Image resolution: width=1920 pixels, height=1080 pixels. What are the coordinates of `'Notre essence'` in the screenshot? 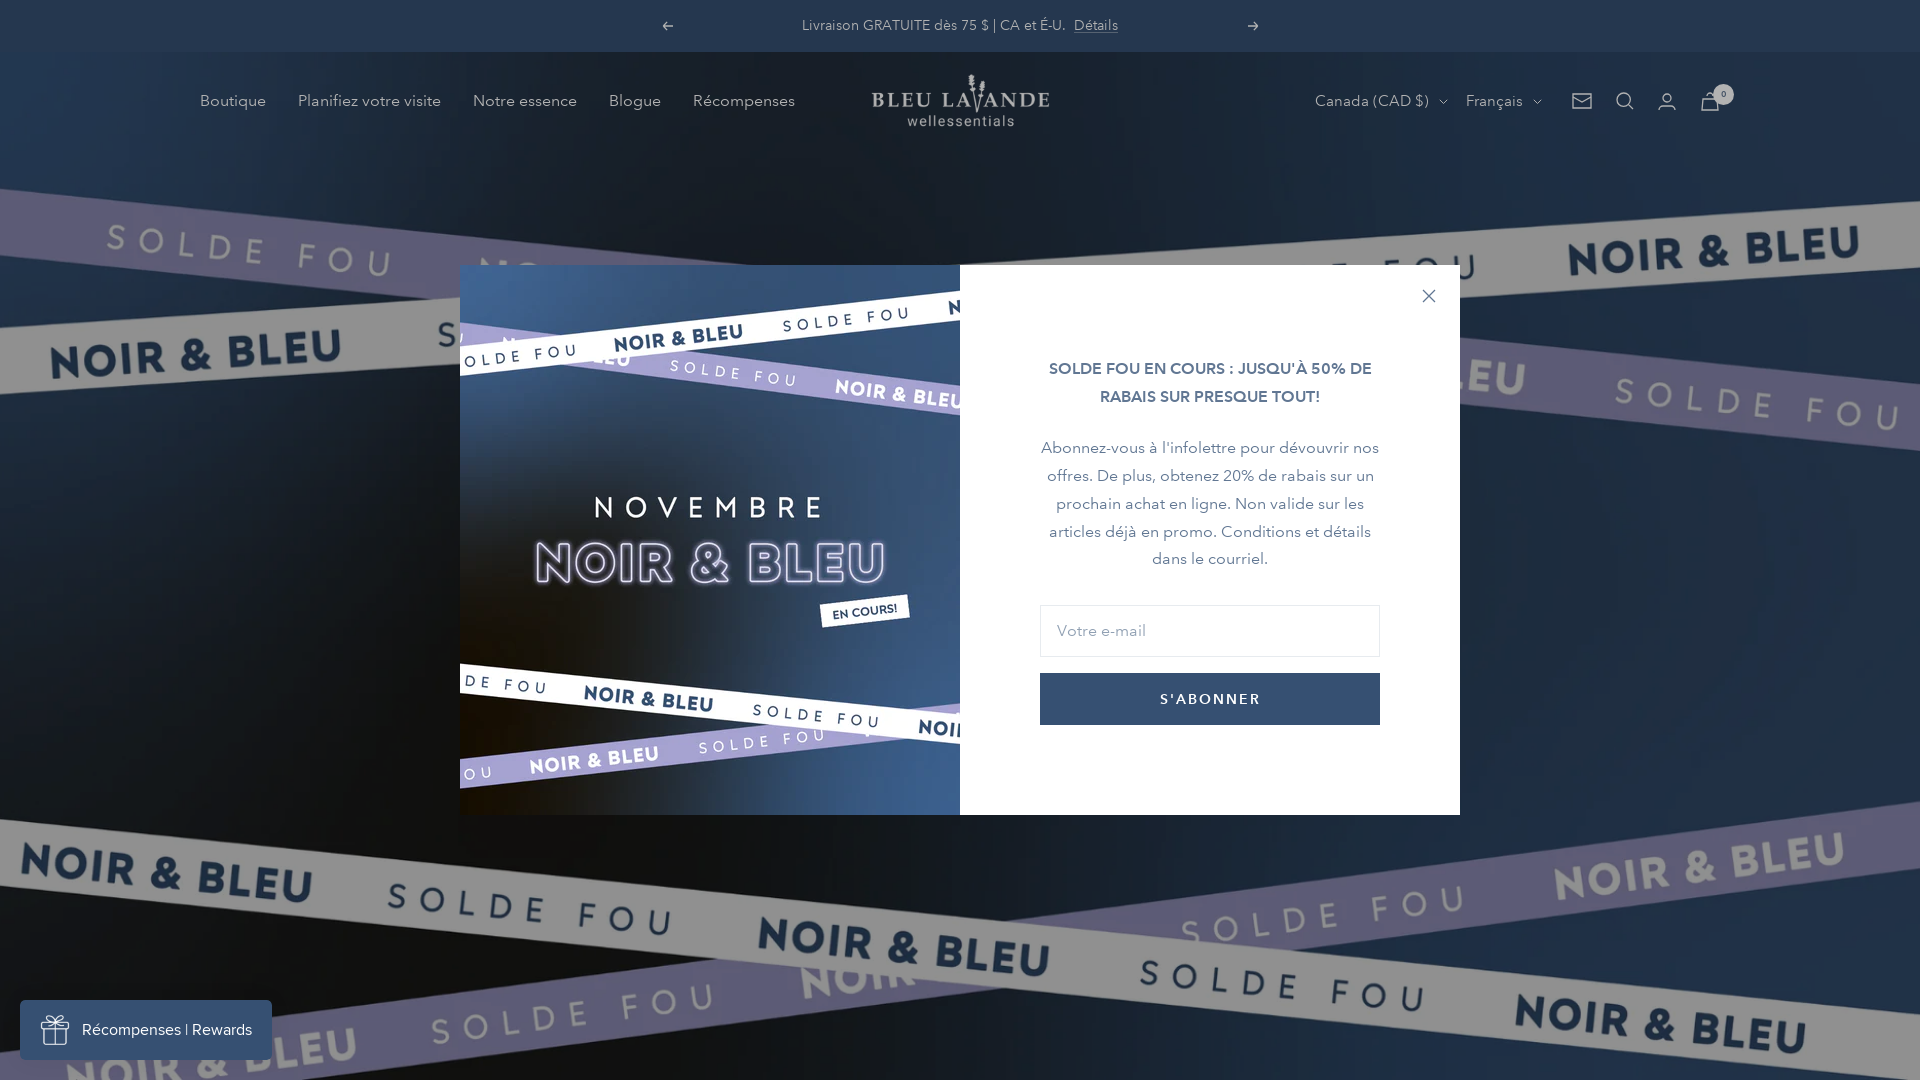 It's located at (524, 100).